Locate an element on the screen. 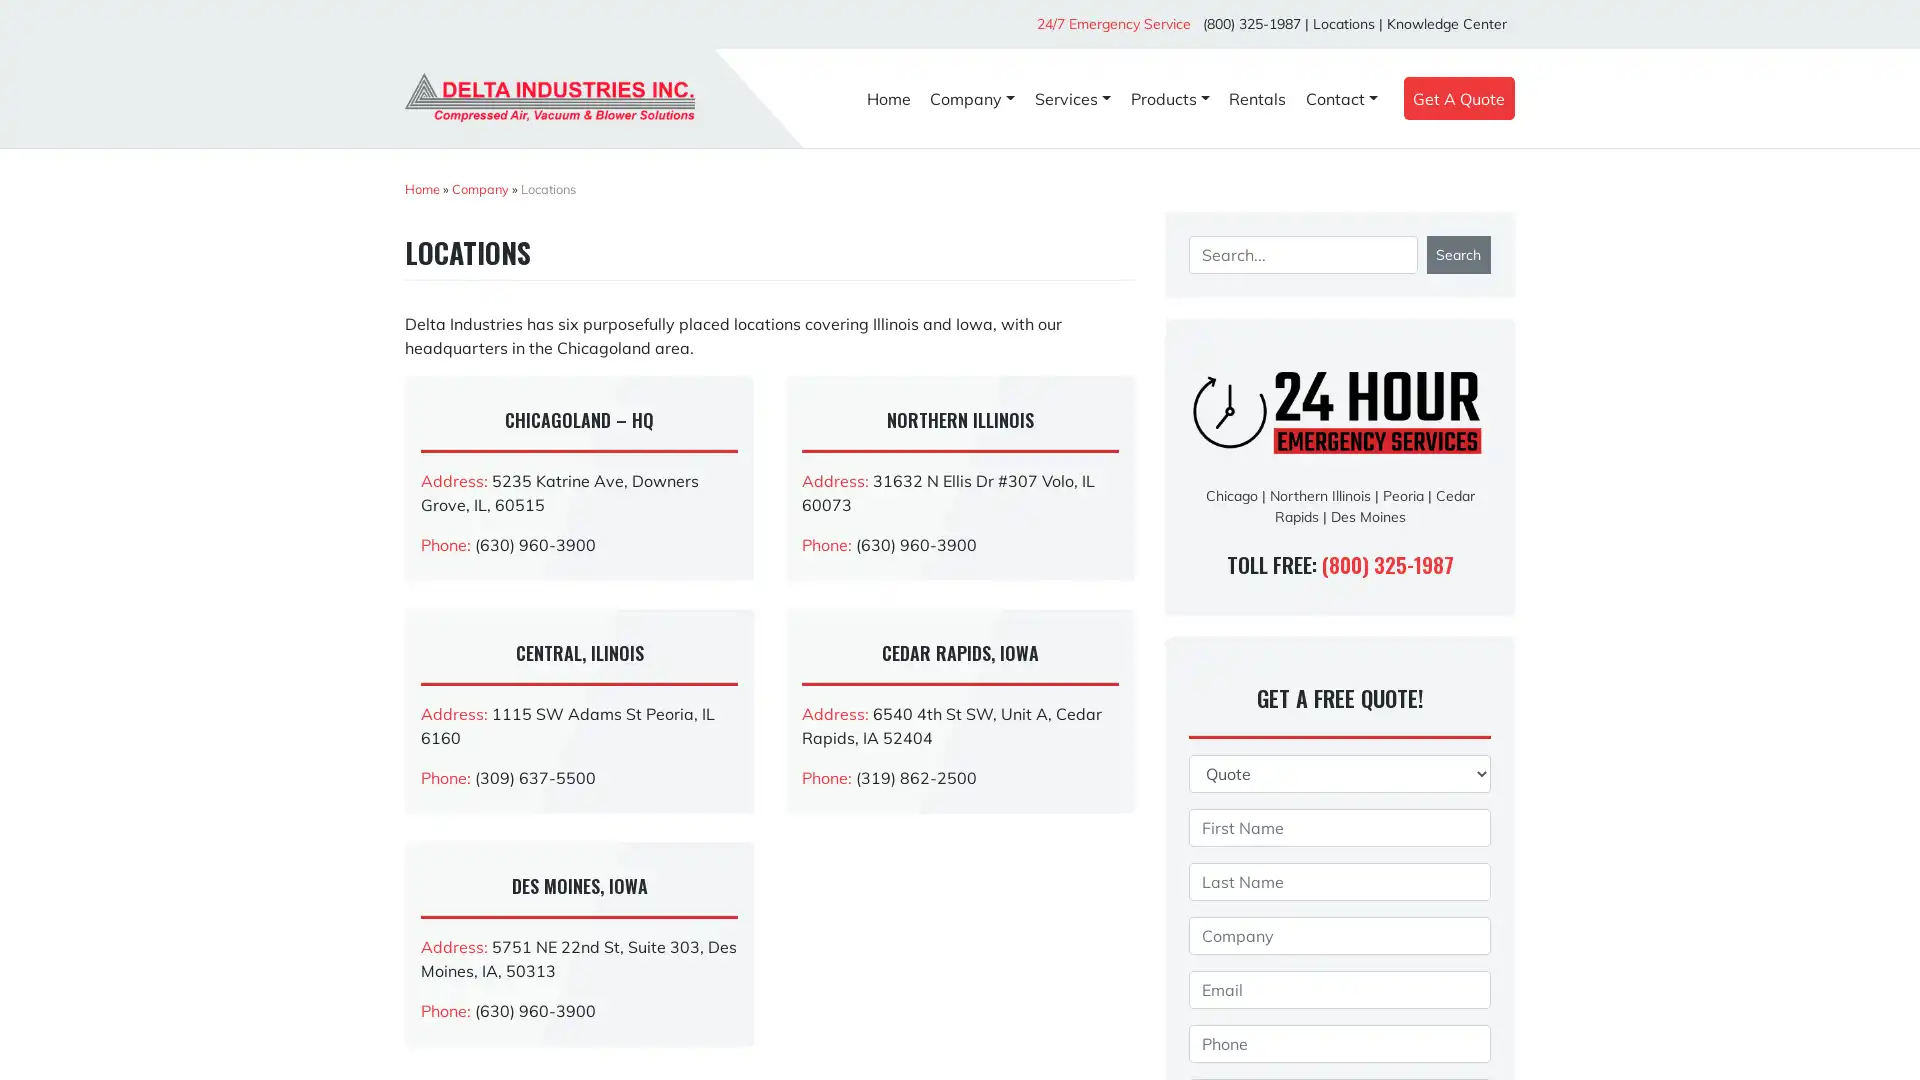 This screenshot has height=1080, width=1920. Search is located at coordinates (1458, 253).